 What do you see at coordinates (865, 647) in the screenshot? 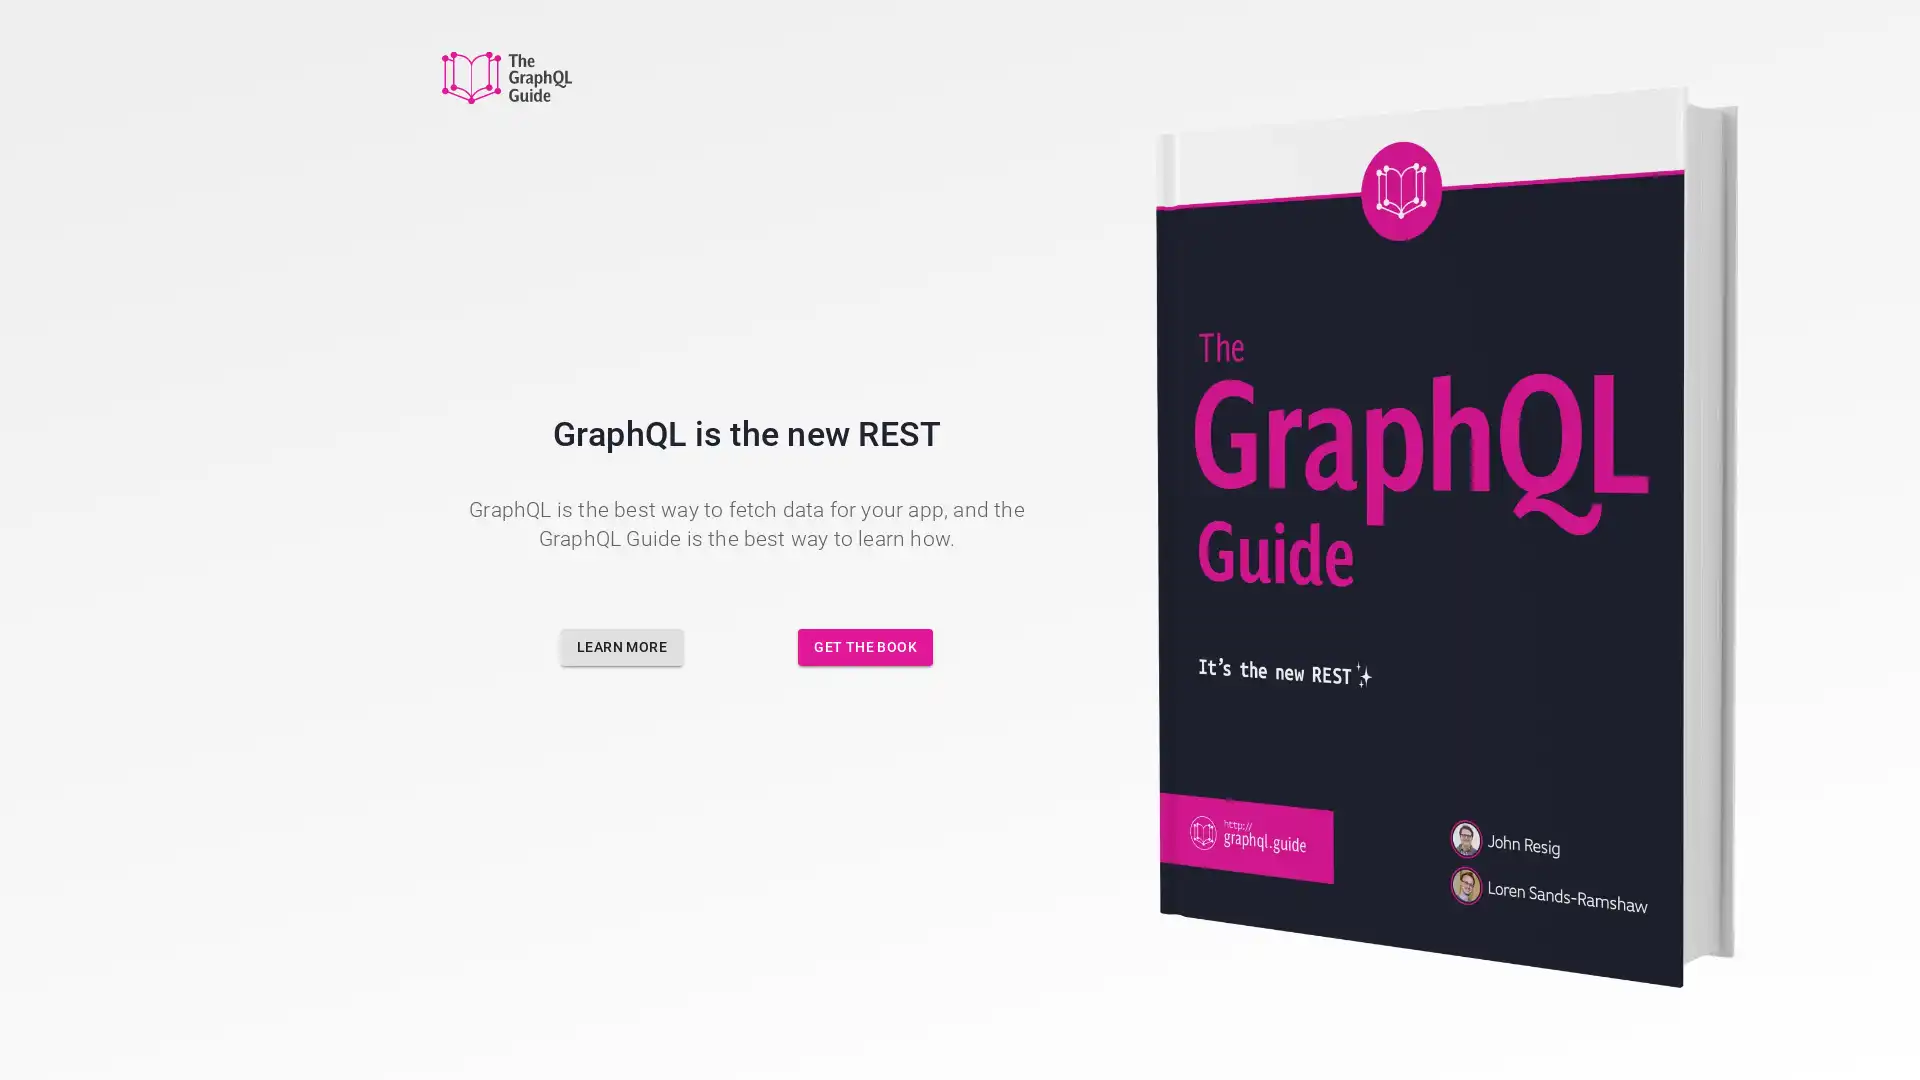
I see `GET THE BOOK` at bounding box center [865, 647].